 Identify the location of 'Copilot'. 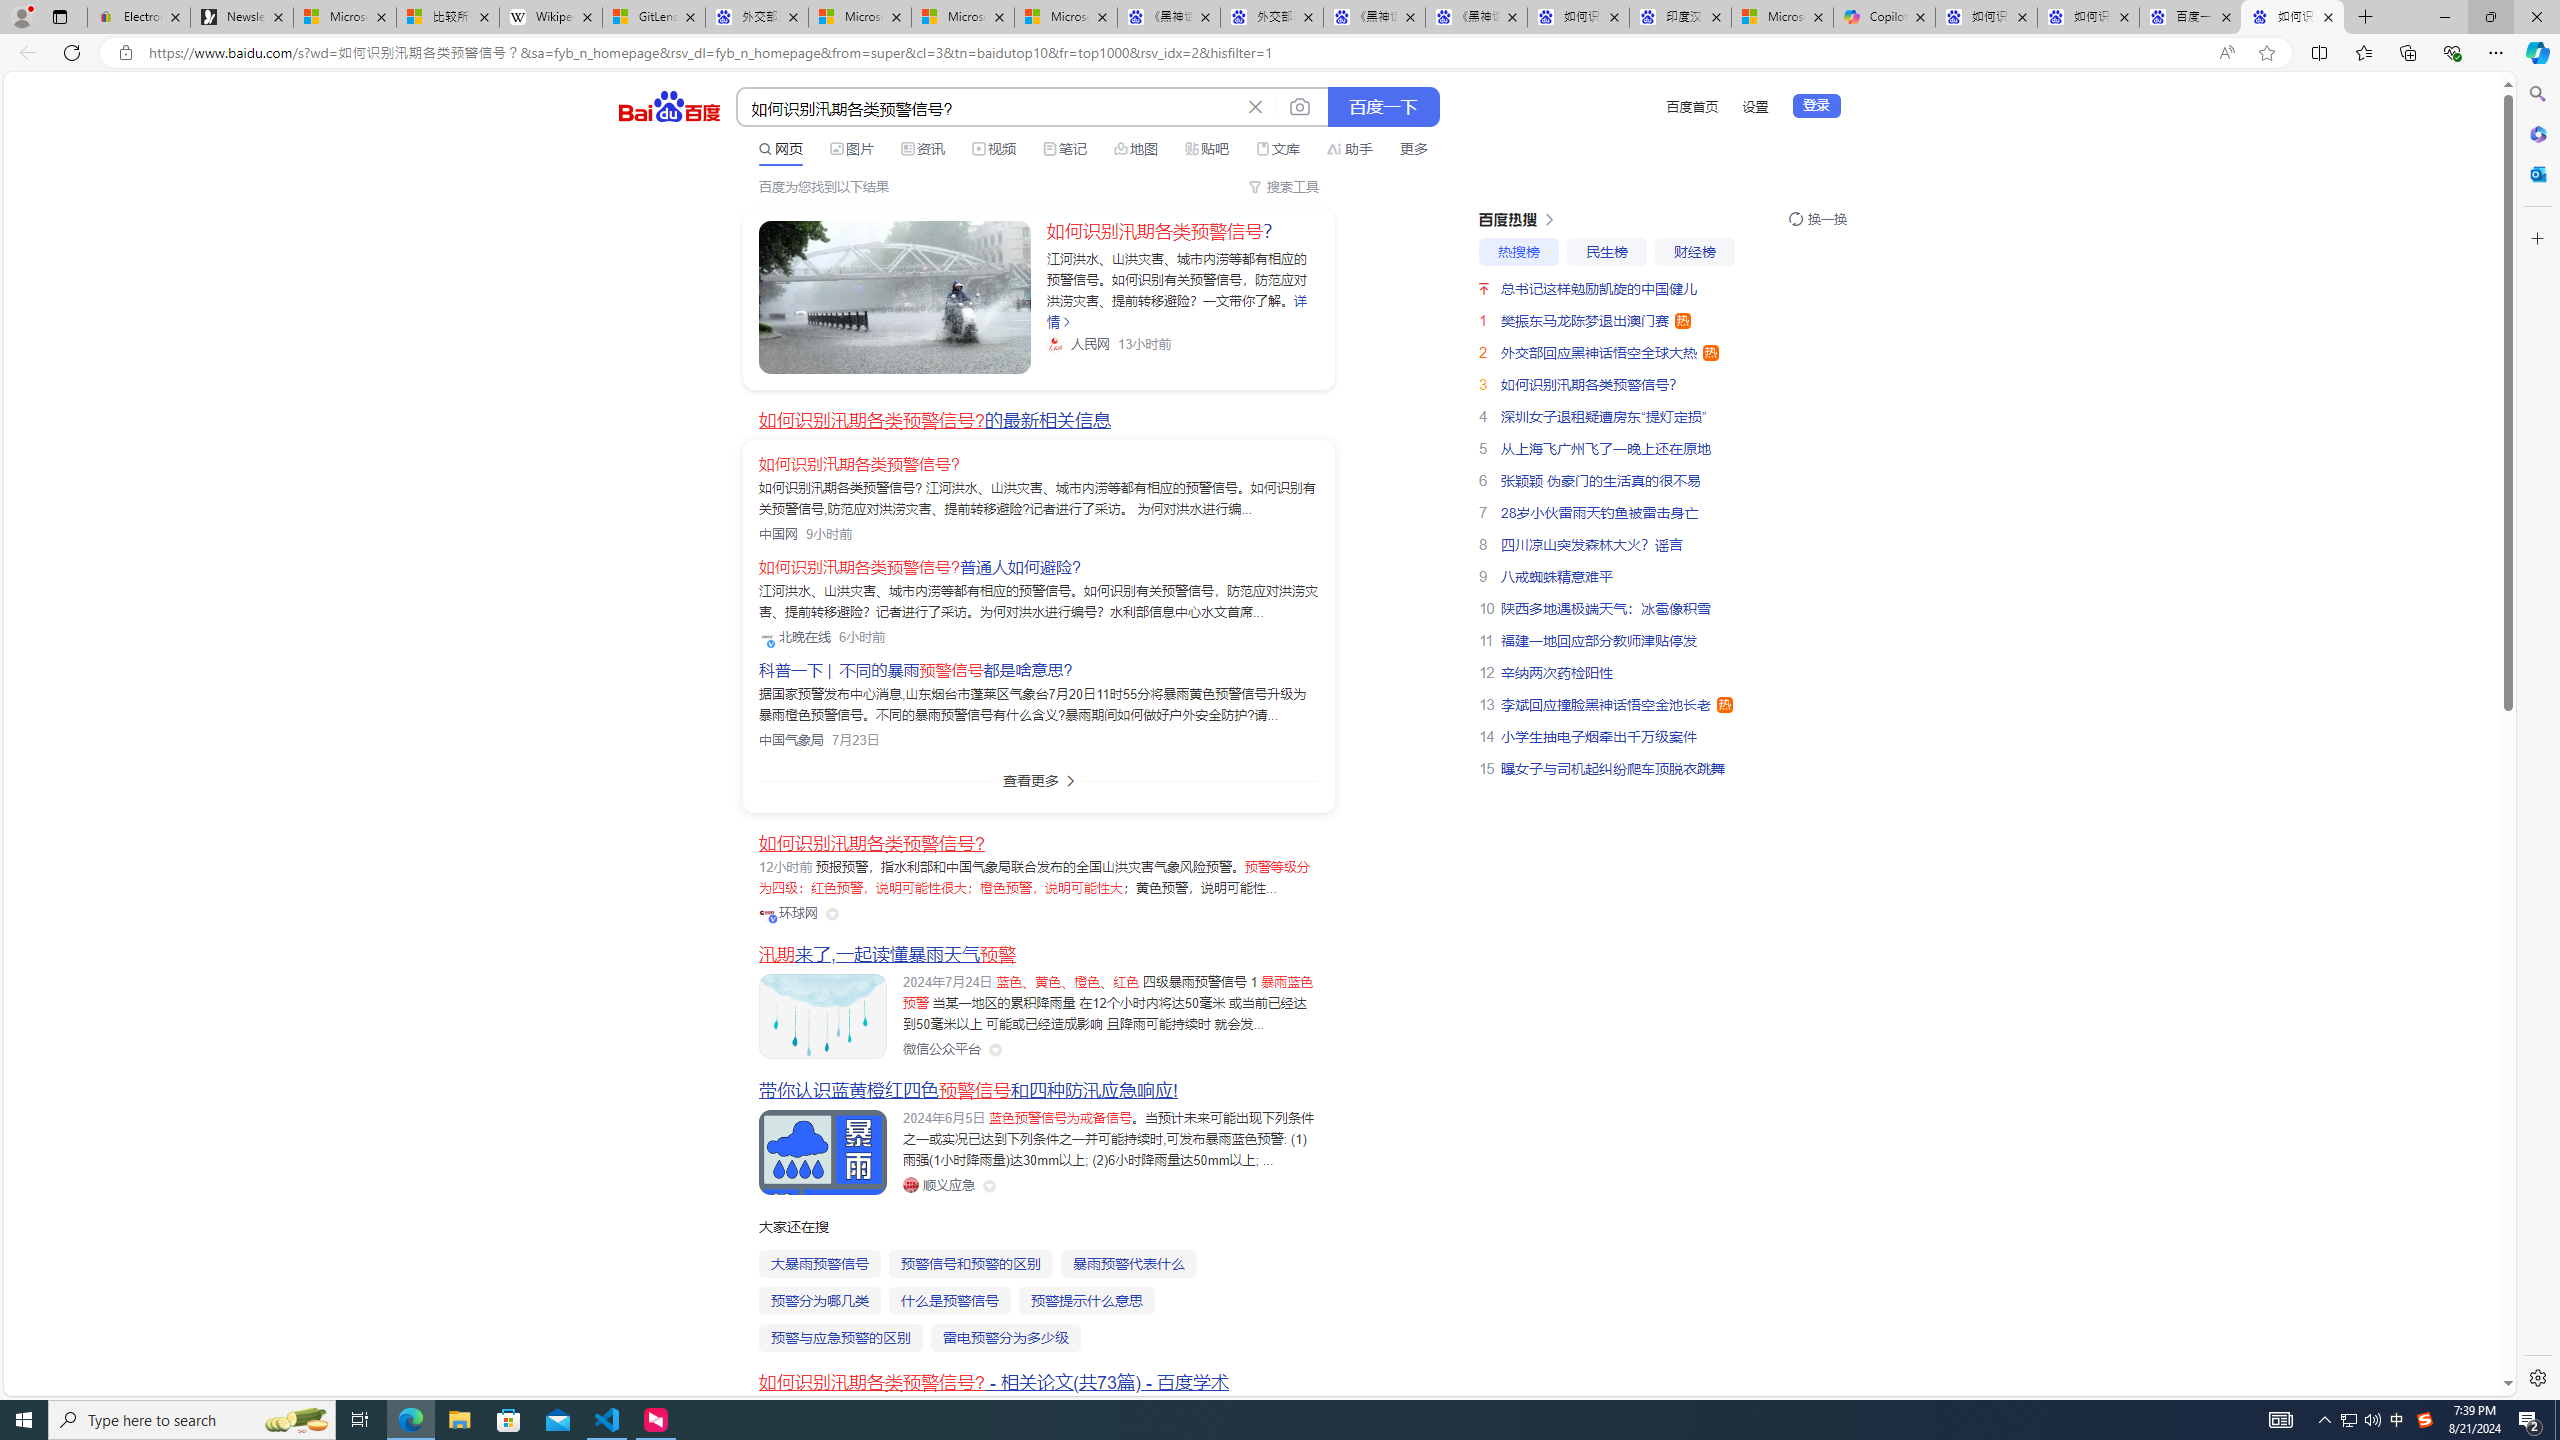
(1883, 16).